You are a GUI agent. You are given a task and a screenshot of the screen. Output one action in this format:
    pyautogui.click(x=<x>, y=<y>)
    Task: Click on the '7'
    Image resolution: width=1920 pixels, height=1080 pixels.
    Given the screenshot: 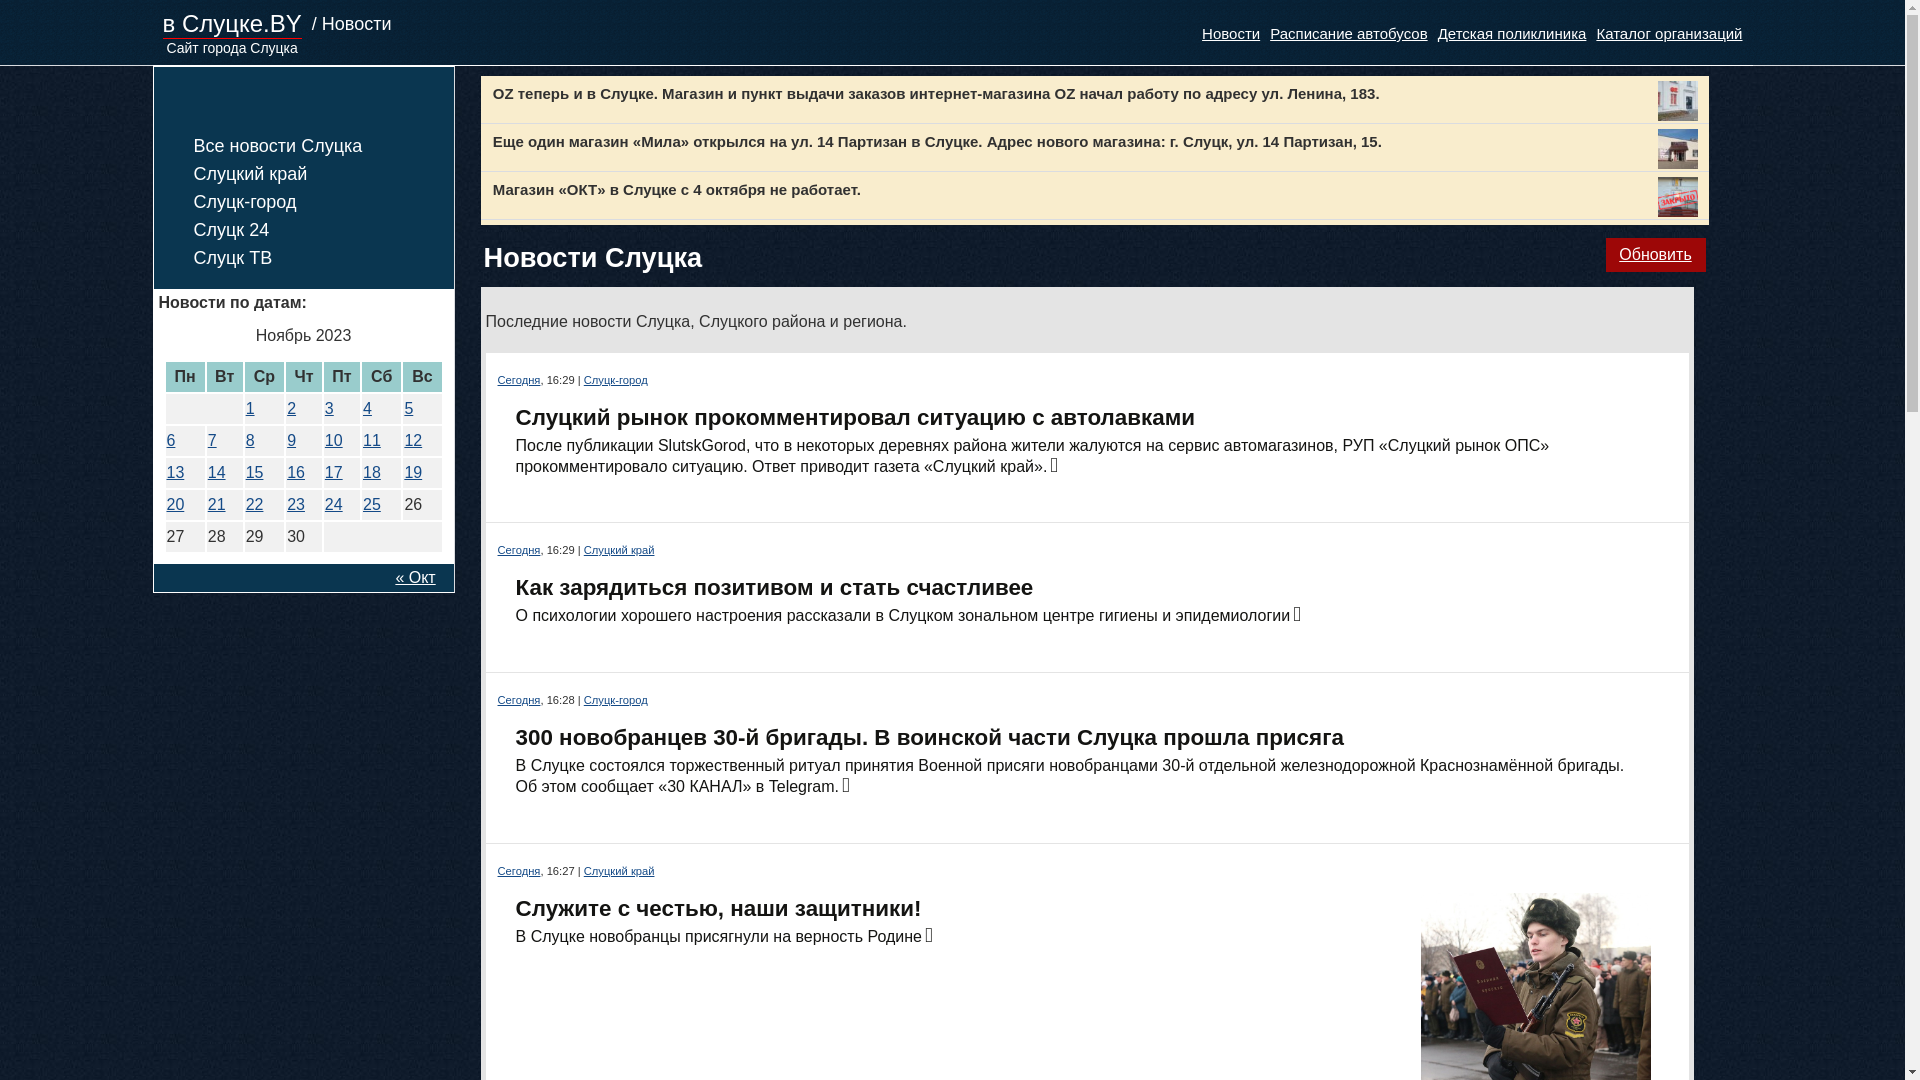 What is the action you would take?
    pyautogui.click(x=212, y=439)
    